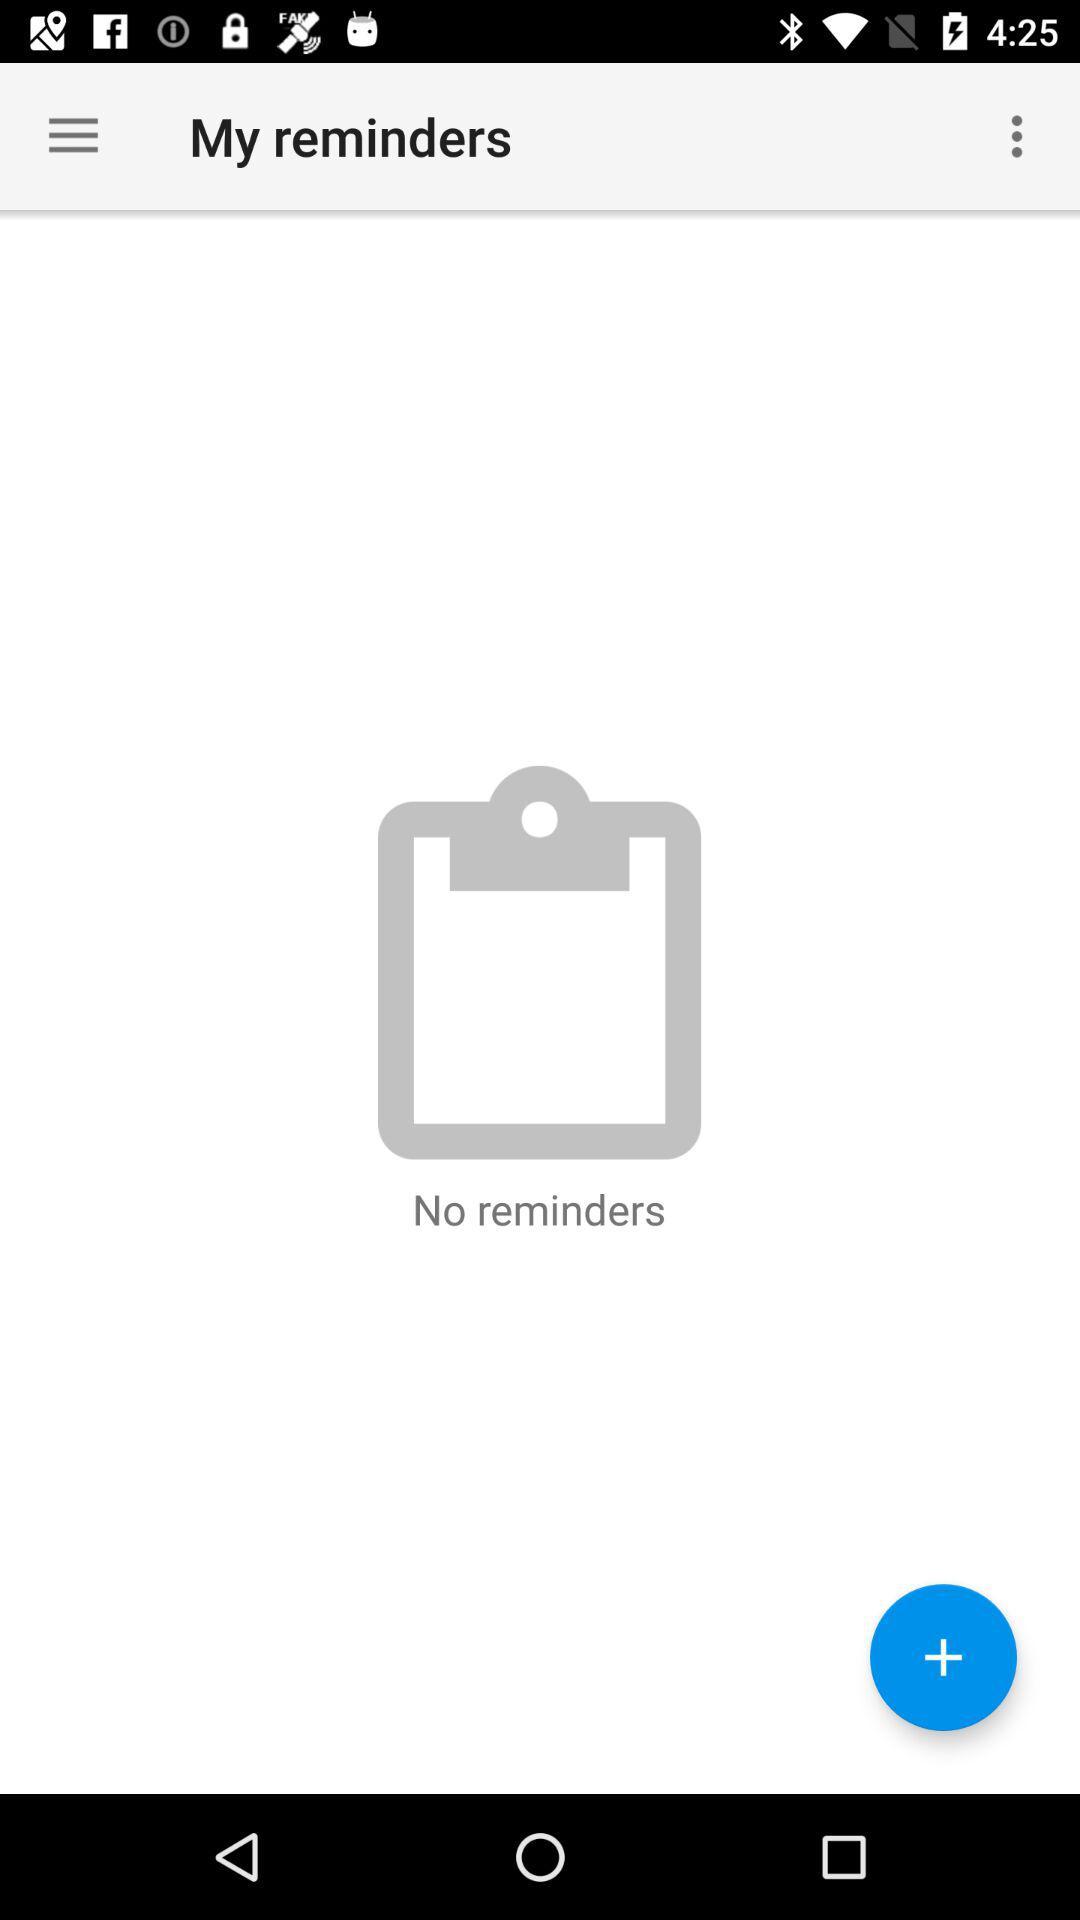 Image resolution: width=1080 pixels, height=1920 pixels. I want to click on reminders, so click(943, 1657).